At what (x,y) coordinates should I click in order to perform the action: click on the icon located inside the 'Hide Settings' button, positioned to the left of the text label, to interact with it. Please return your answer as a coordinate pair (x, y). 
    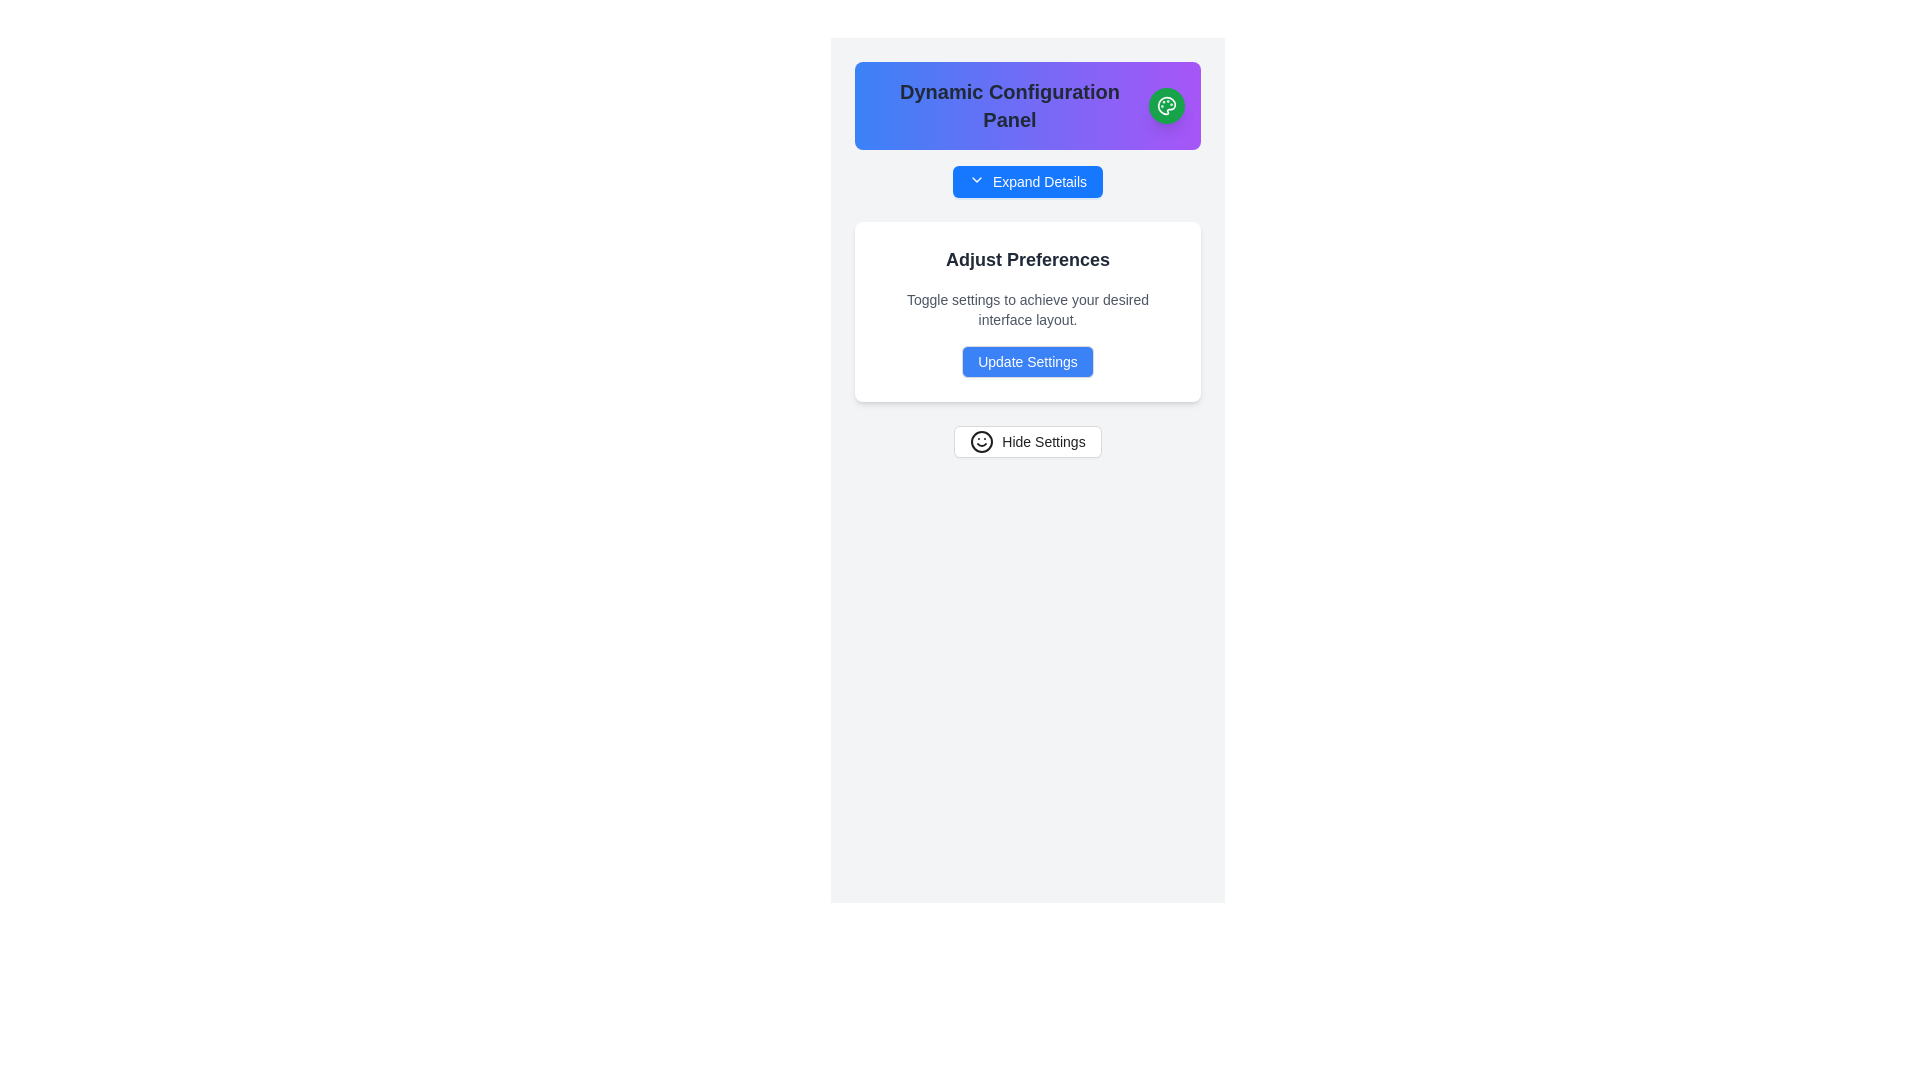
    Looking at the image, I should click on (982, 441).